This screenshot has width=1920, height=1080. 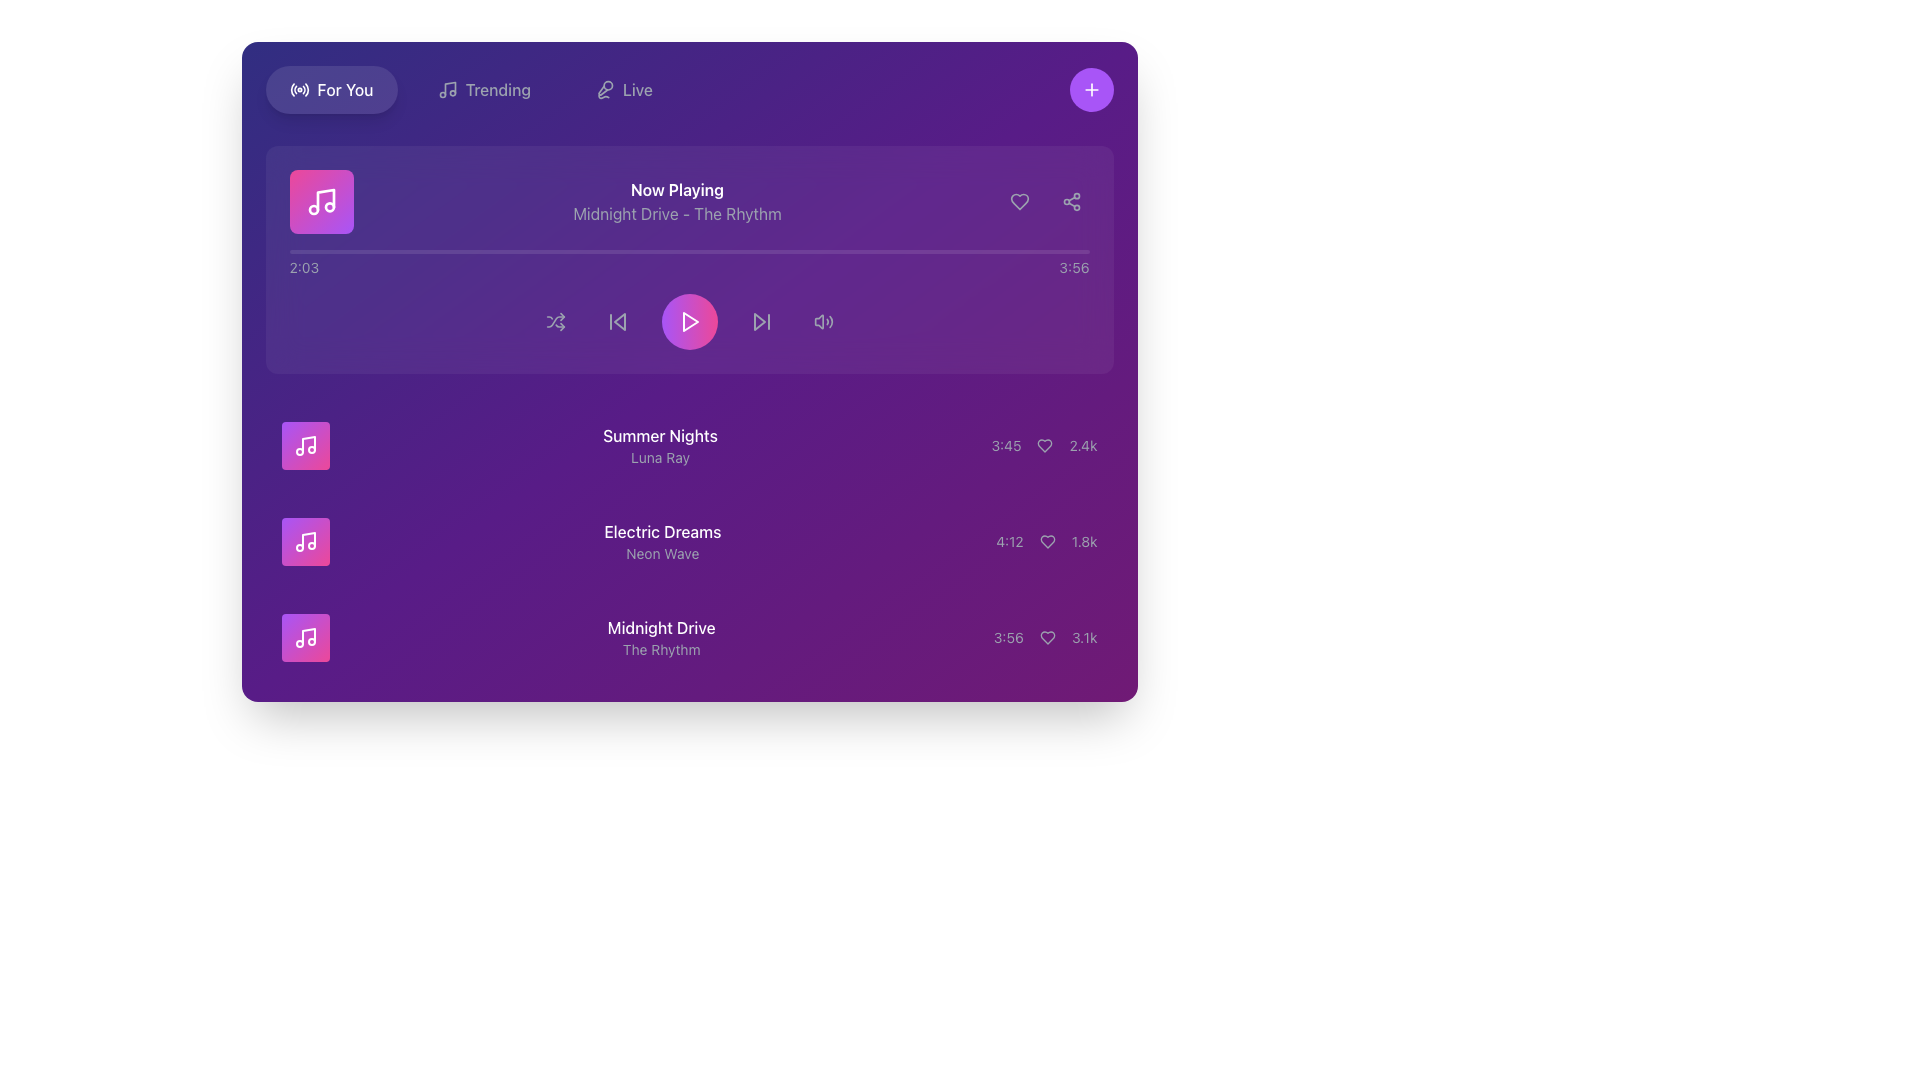 What do you see at coordinates (1046, 542) in the screenshot?
I see `the heart-shaped icon on the right side of the second item in the vertically stacked list to like or unlike the associated music item` at bounding box center [1046, 542].